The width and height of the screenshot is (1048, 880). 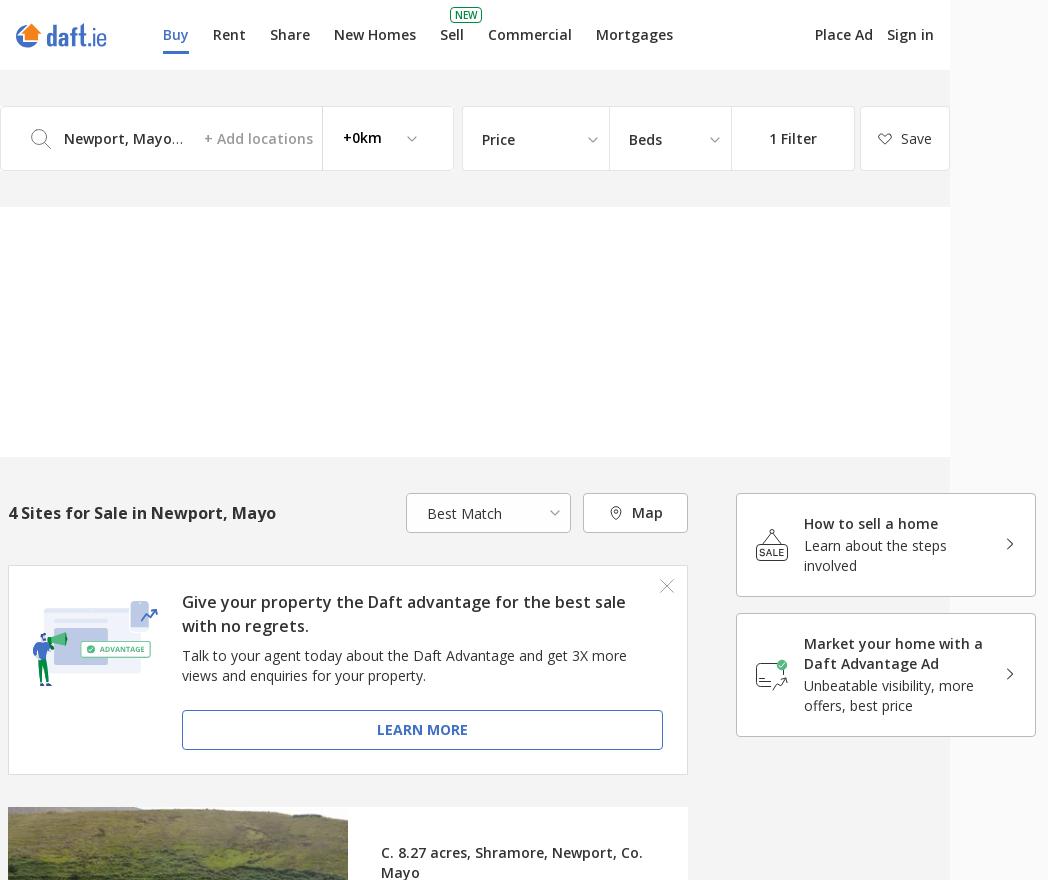 I want to click on 'How to sell a home', so click(x=870, y=522).